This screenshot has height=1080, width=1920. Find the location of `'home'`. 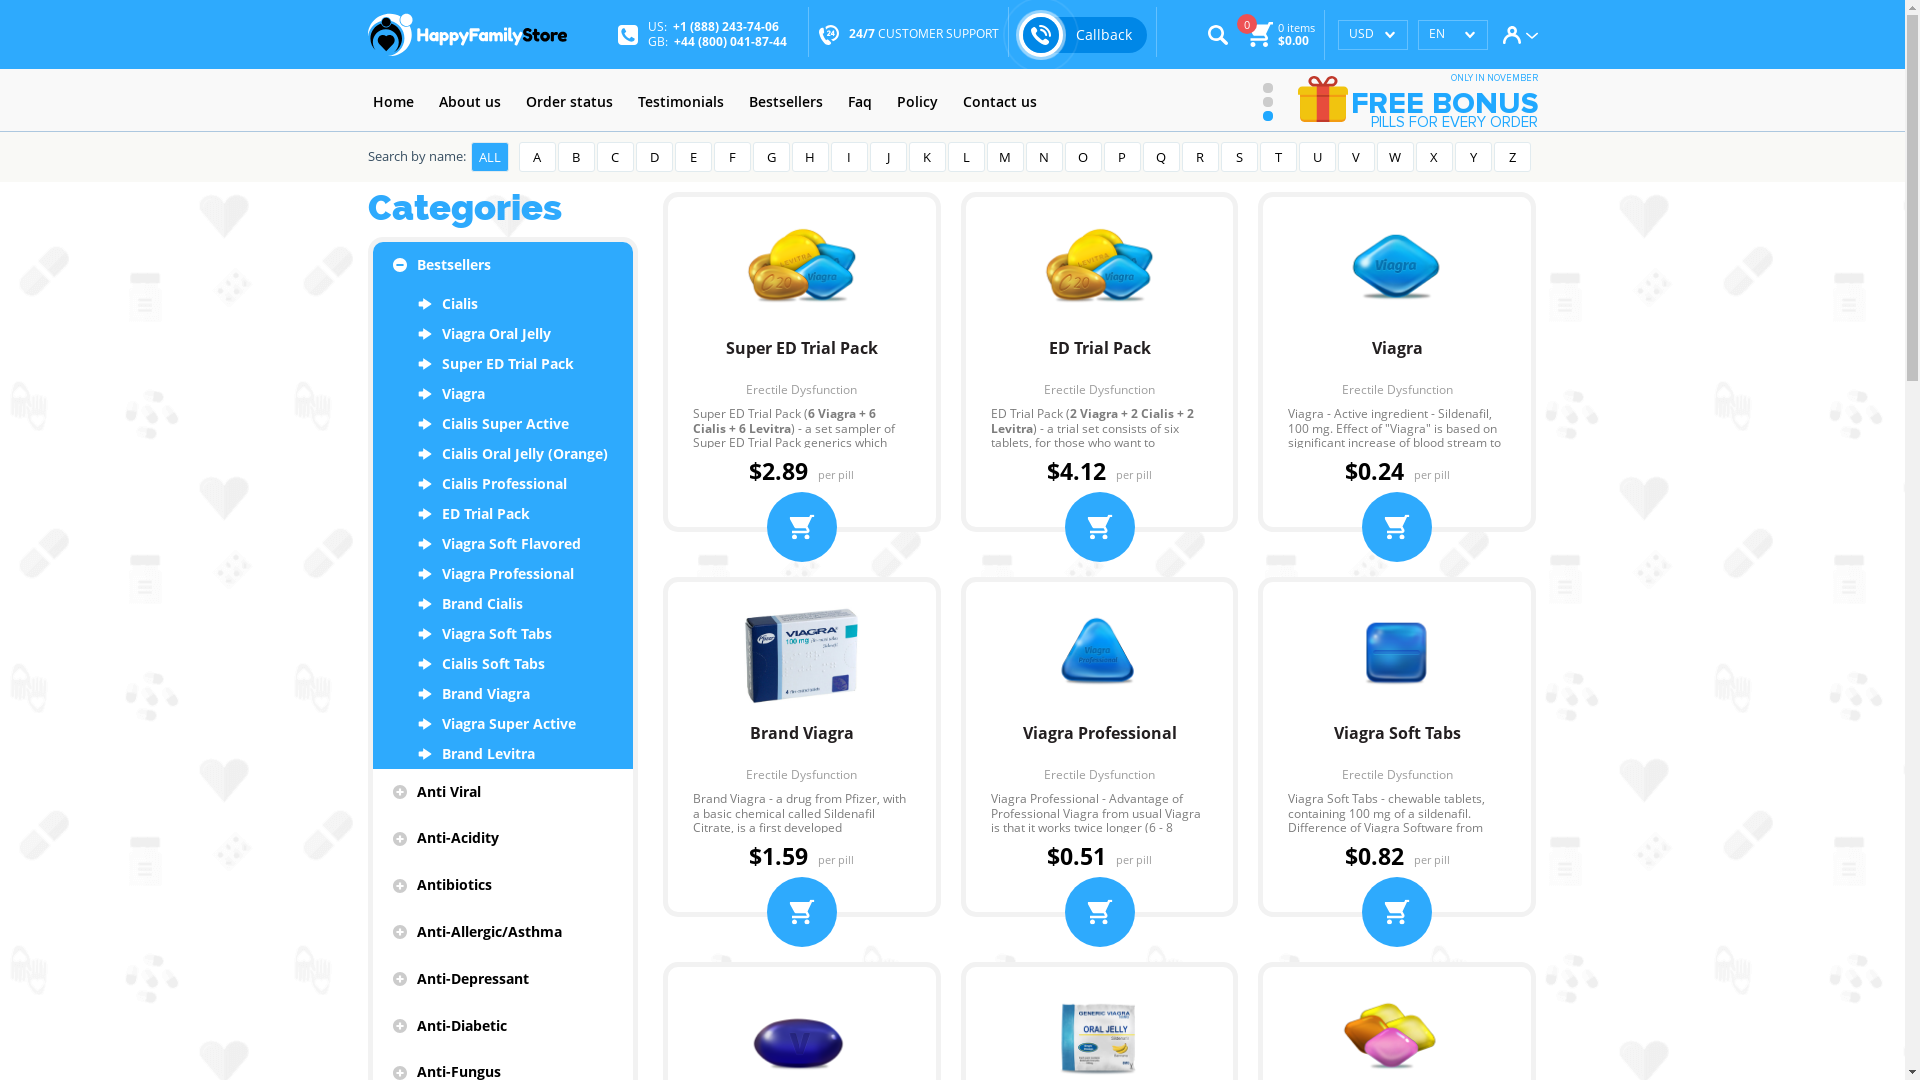

'home' is located at coordinates (368, 102).